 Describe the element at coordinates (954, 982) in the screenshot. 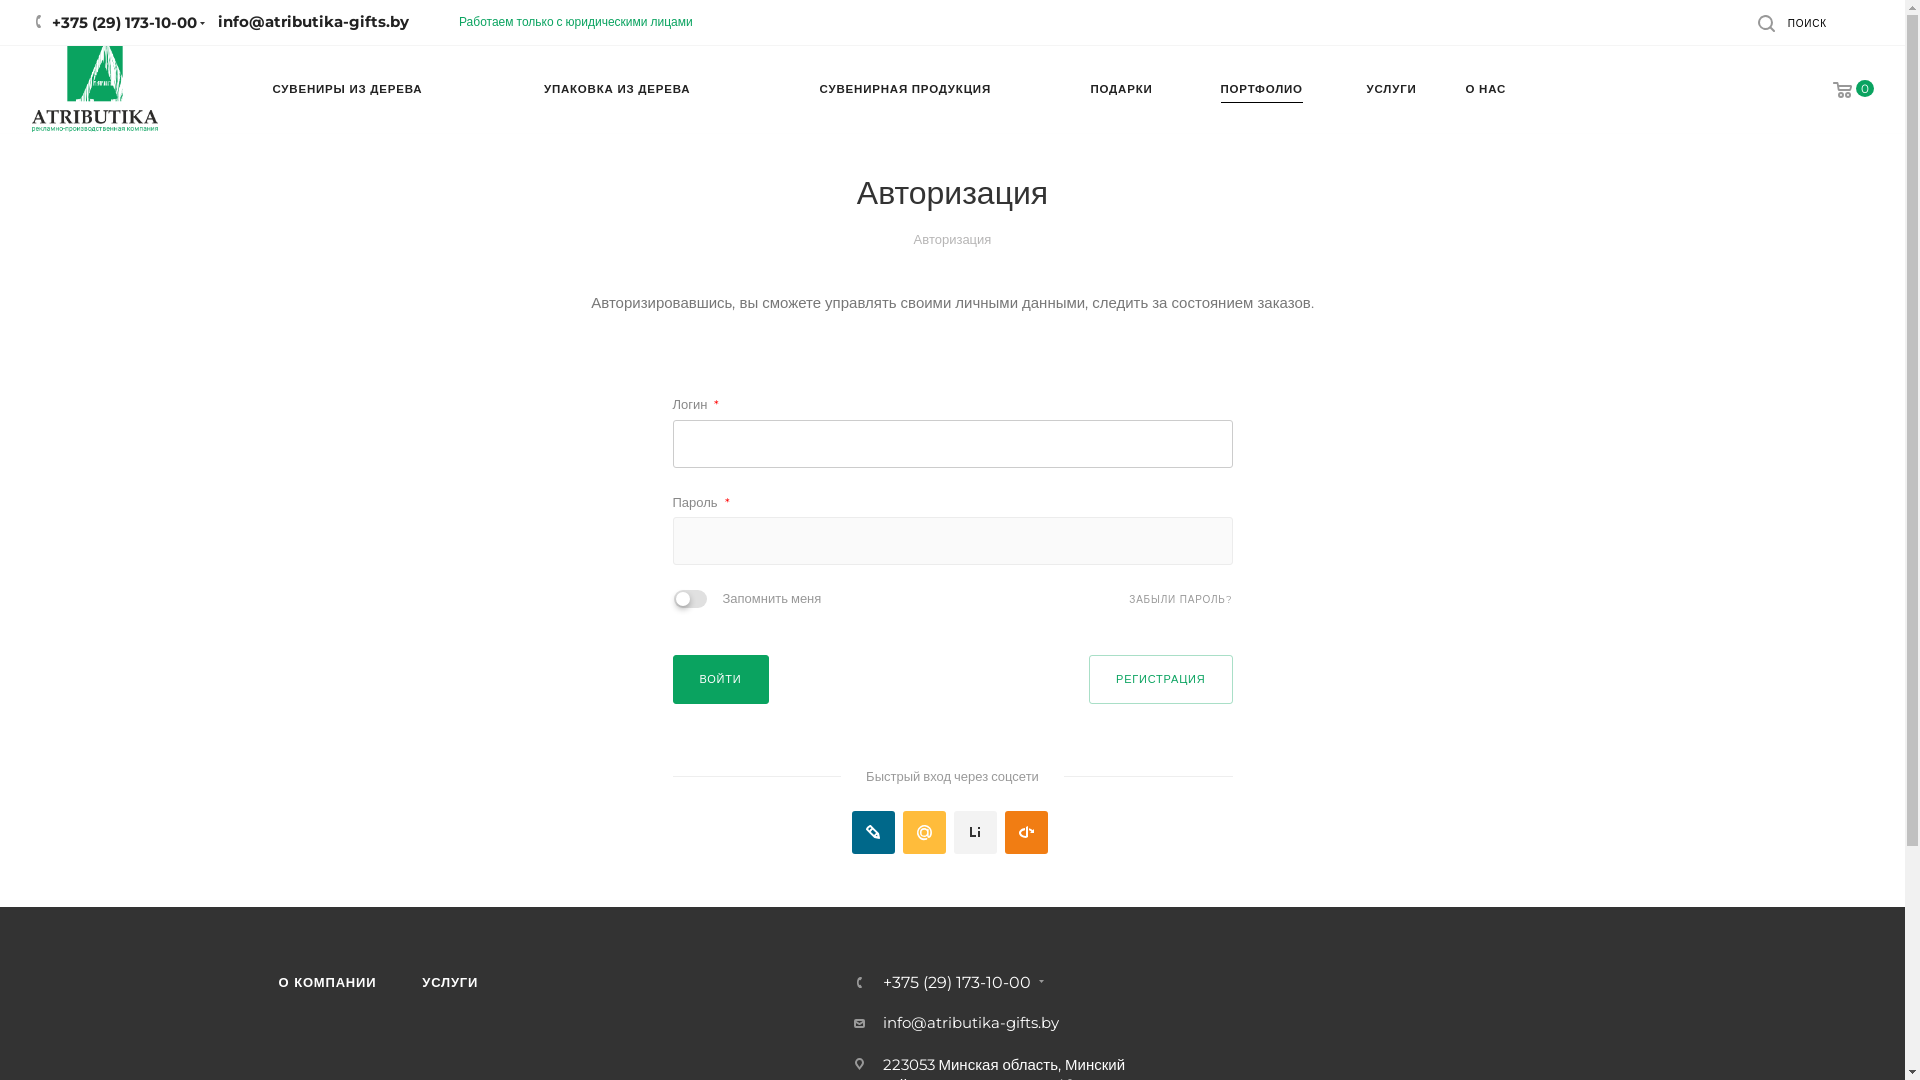

I see `'+375 (29) 173-10-00'` at that location.